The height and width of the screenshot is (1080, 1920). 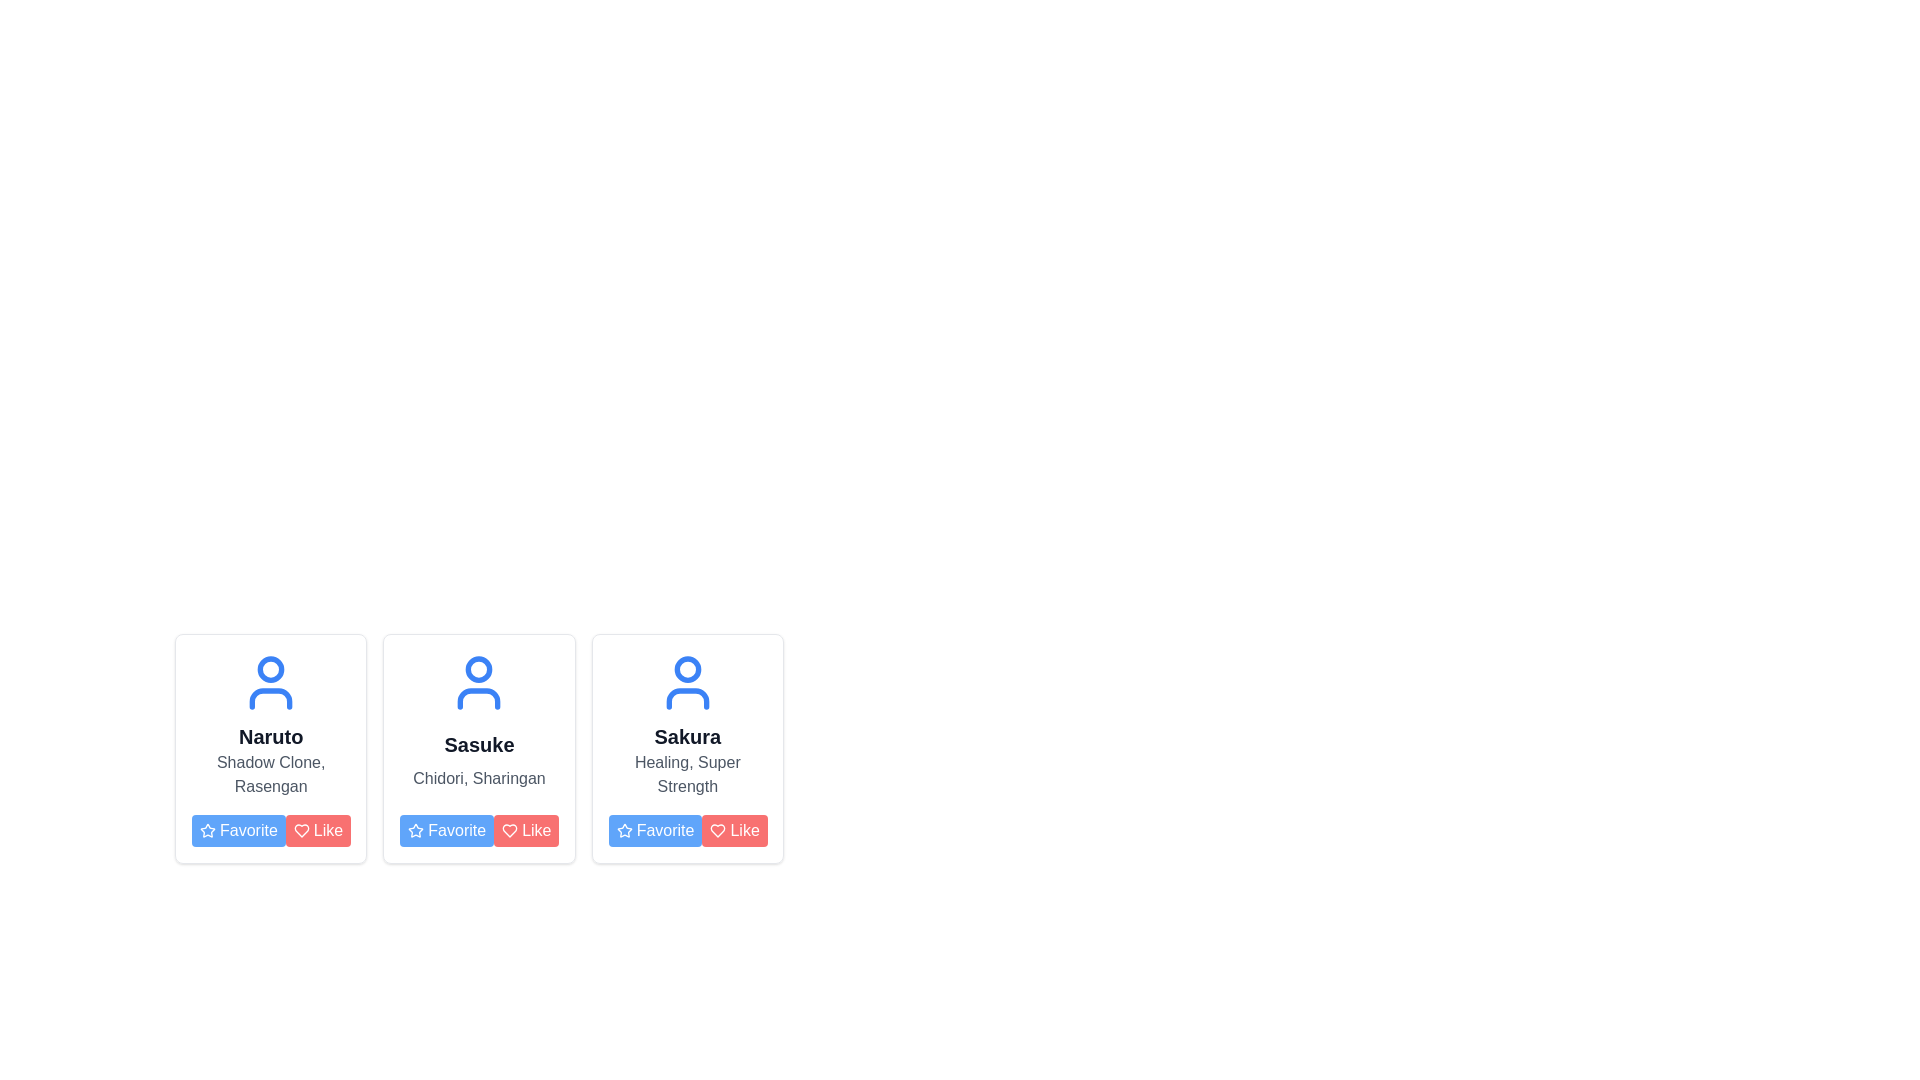 I want to click on the star icon, which is the first element in the 'Favorite' button, so click(x=415, y=830).